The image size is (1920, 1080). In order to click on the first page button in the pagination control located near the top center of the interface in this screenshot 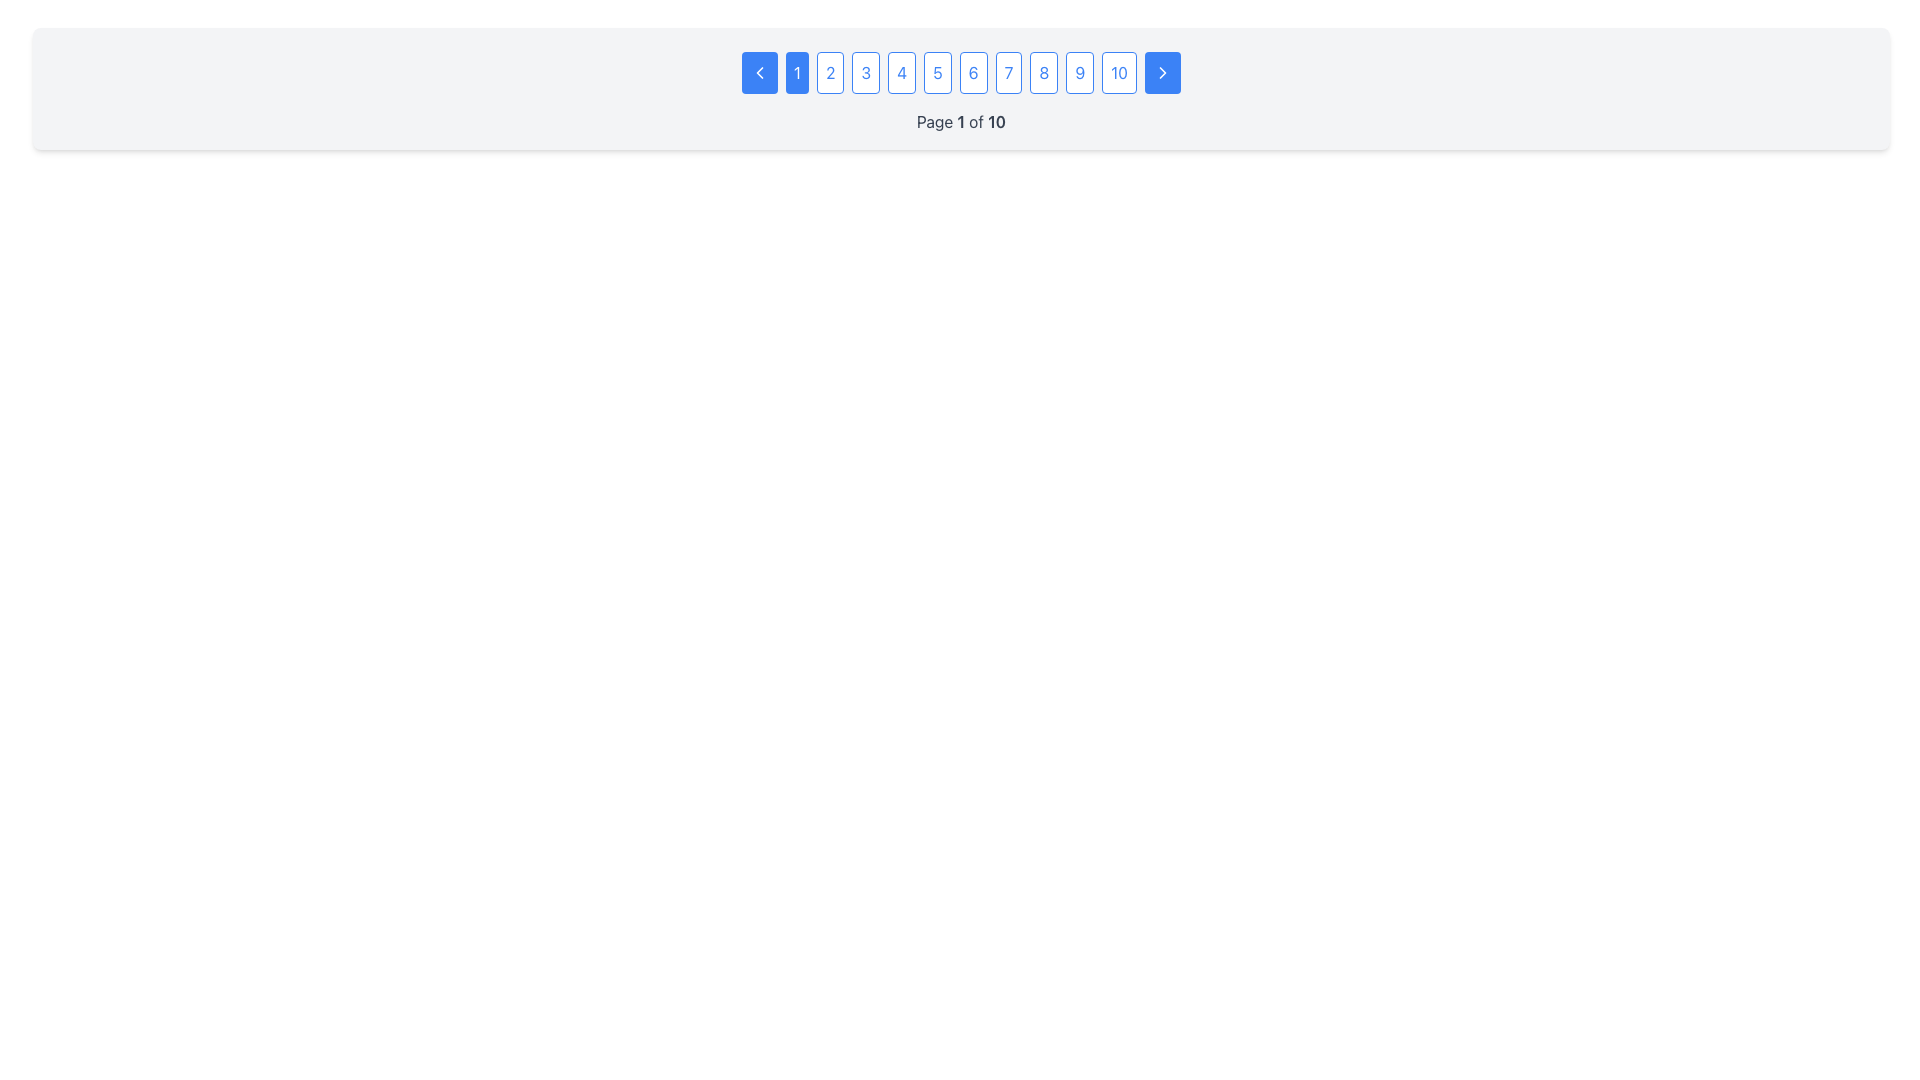, I will do `click(796, 72)`.